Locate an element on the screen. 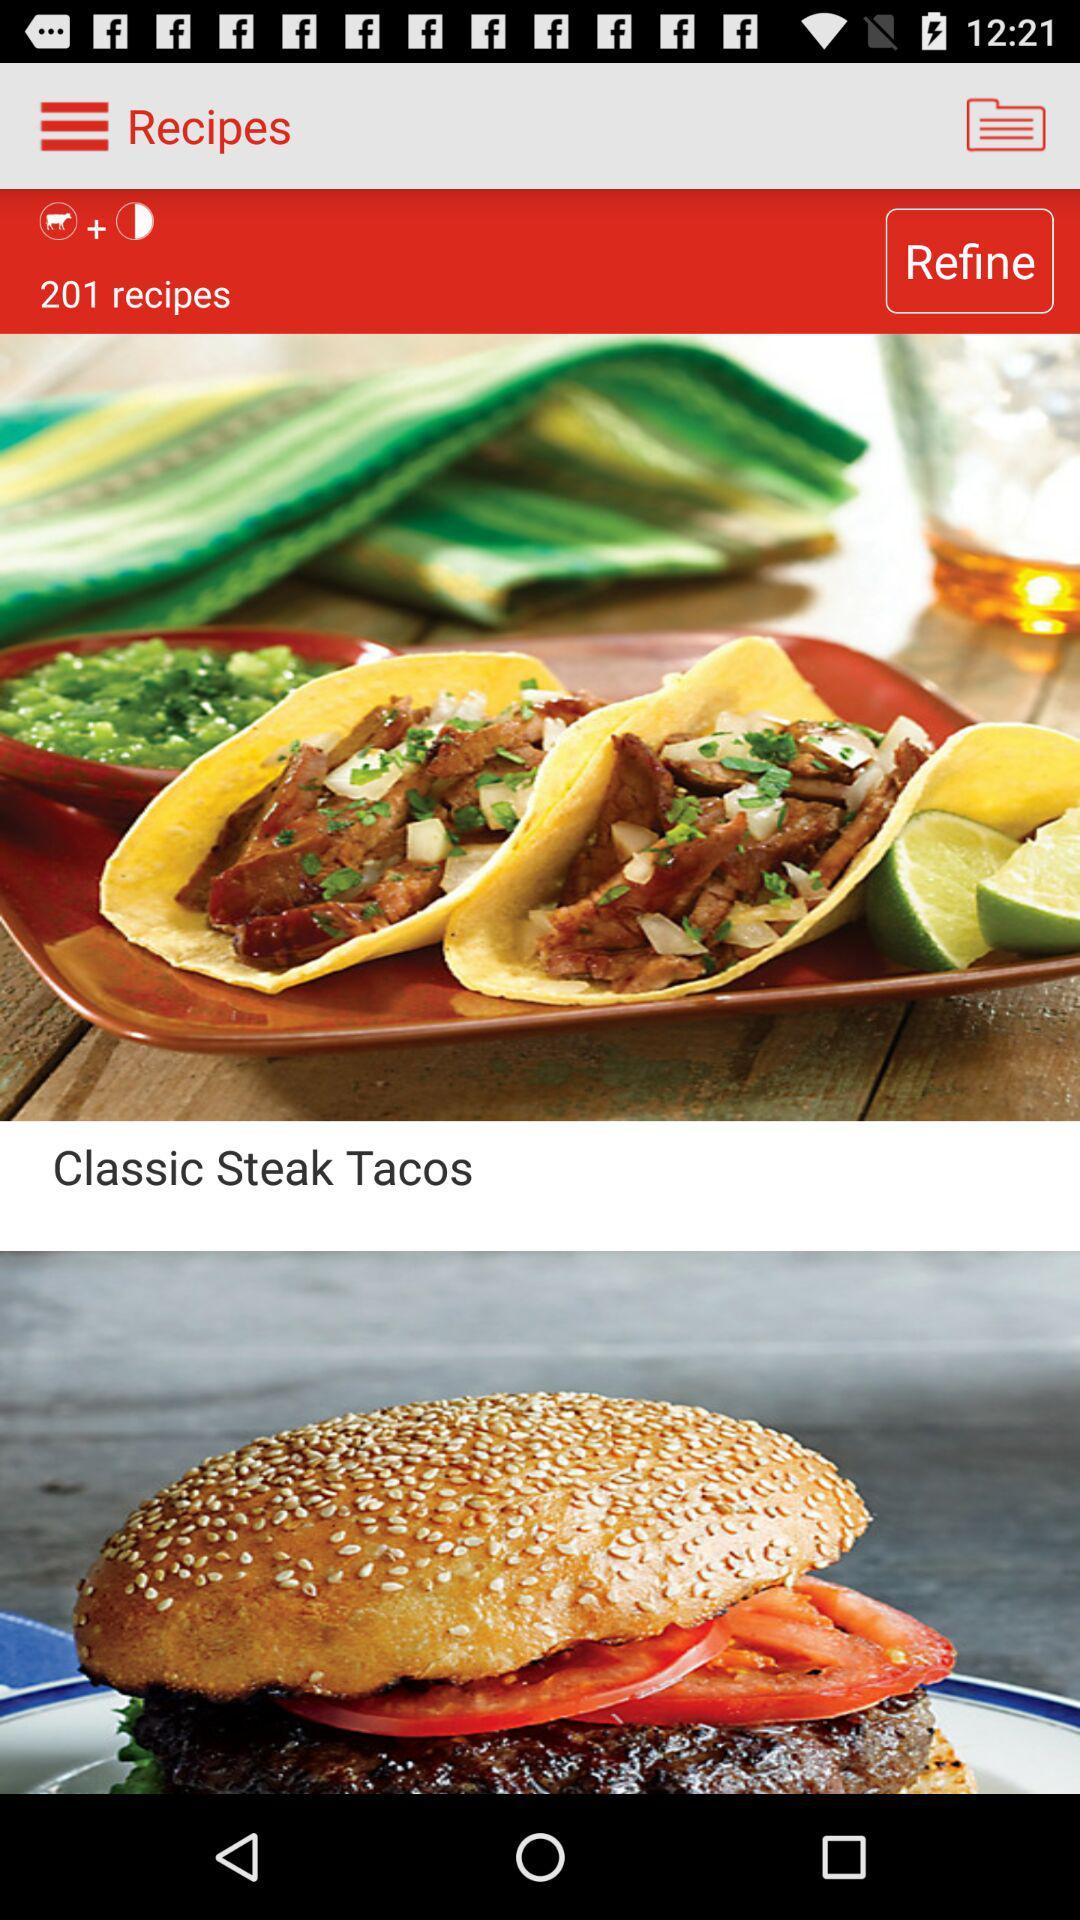 The image size is (1080, 1920). the icon next to the recipes is located at coordinates (1006, 124).